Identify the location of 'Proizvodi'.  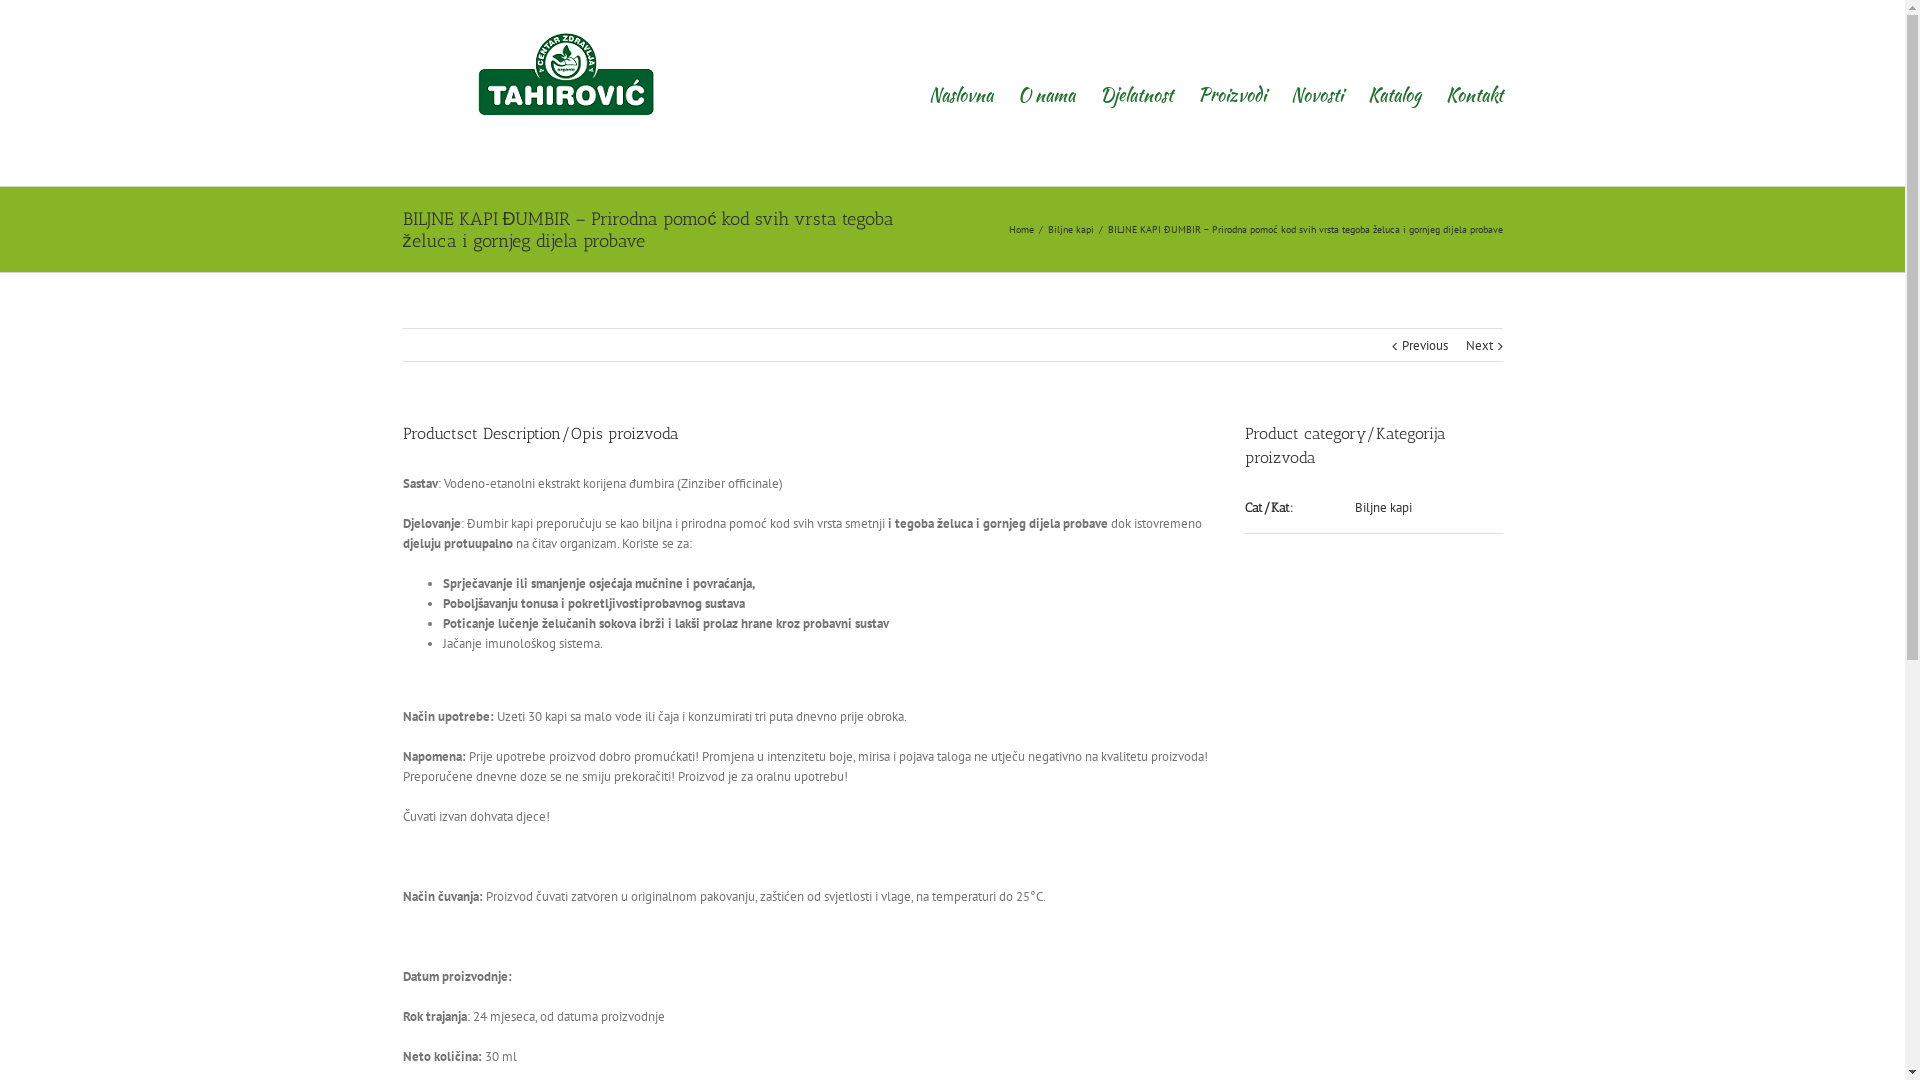
(1231, 92).